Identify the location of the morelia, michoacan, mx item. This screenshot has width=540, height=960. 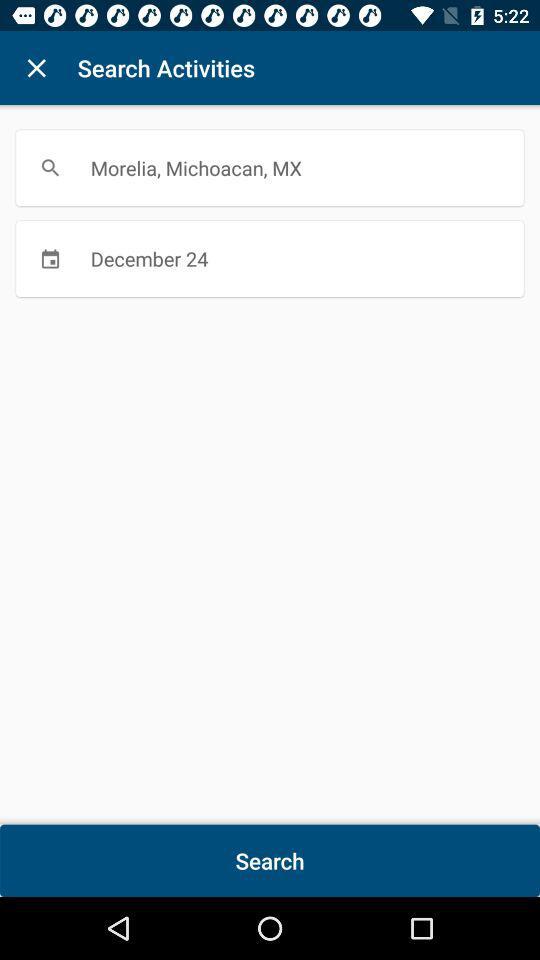
(270, 167).